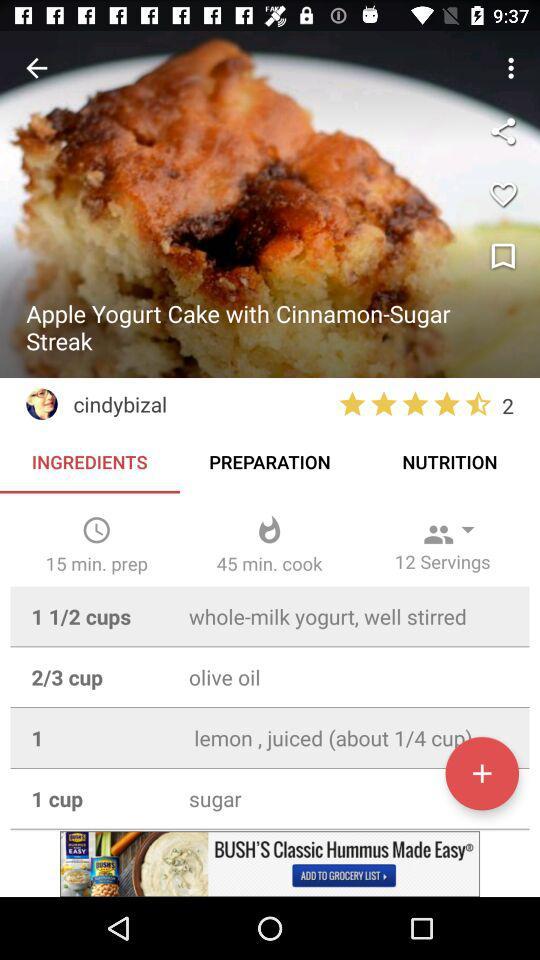 The height and width of the screenshot is (960, 540). Describe the element at coordinates (502, 130) in the screenshot. I see `the share icon` at that location.